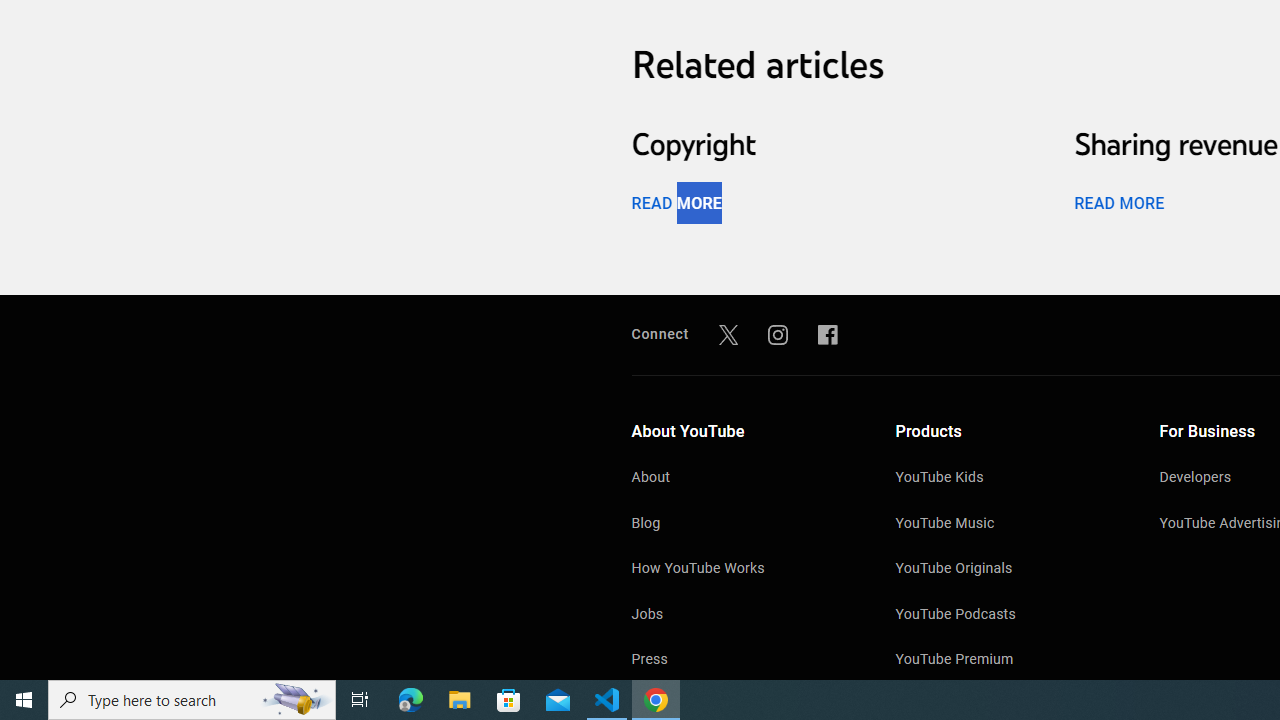  What do you see at coordinates (1007, 479) in the screenshot?
I see `'YouTube Kids'` at bounding box center [1007, 479].